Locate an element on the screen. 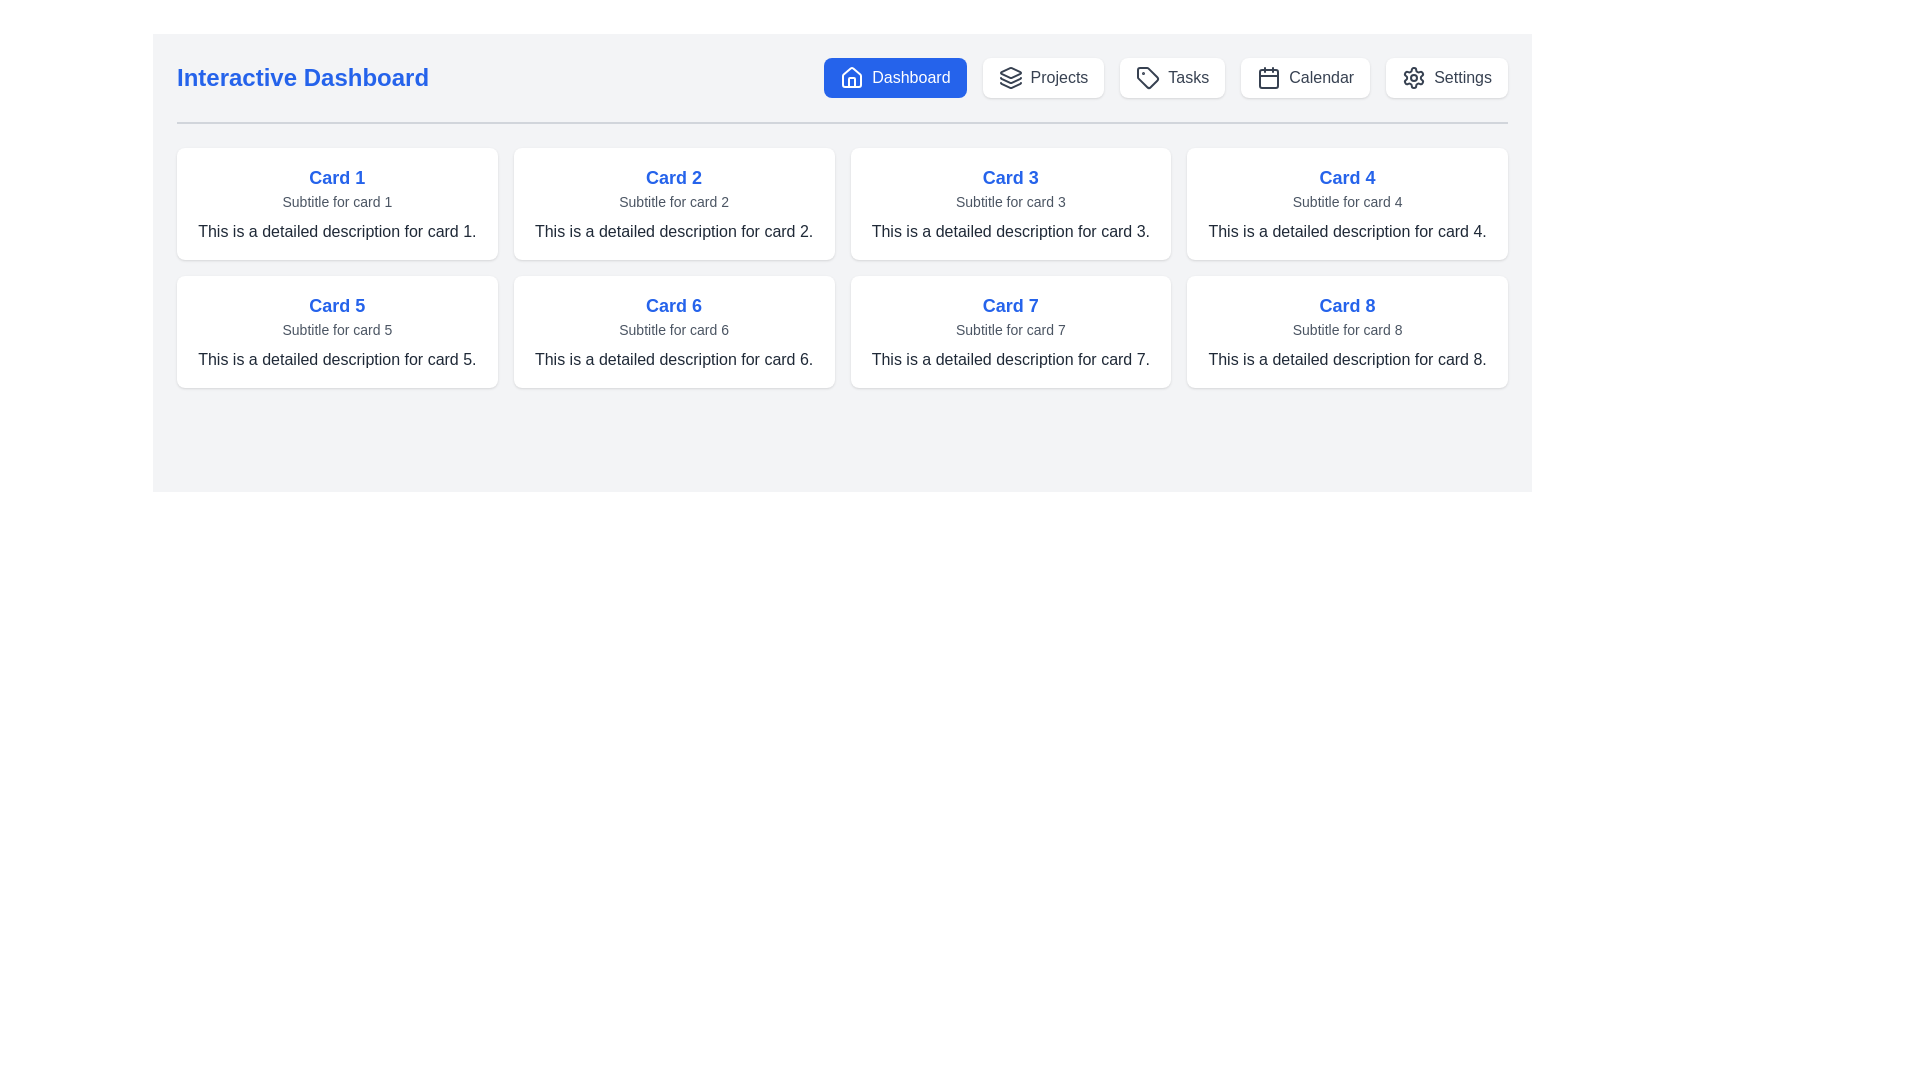  the second card component in the grid layout, which provides an informational summary and is designed to be interactive is located at coordinates (674, 204).